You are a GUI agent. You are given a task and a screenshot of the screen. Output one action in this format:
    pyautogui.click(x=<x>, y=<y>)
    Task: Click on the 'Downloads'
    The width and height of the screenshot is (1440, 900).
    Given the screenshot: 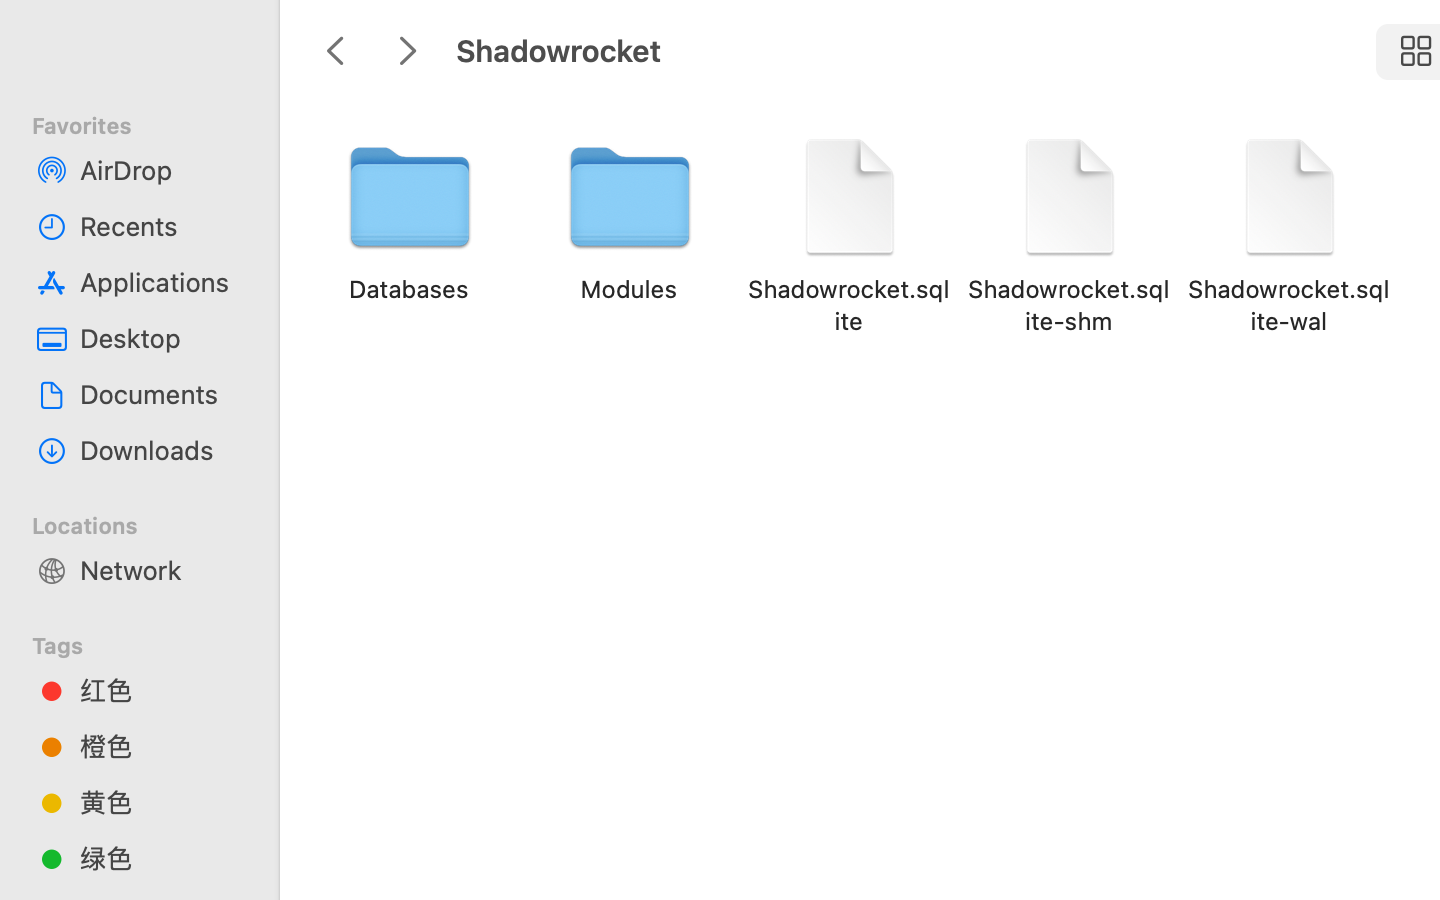 What is the action you would take?
    pyautogui.click(x=159, y=450)
    